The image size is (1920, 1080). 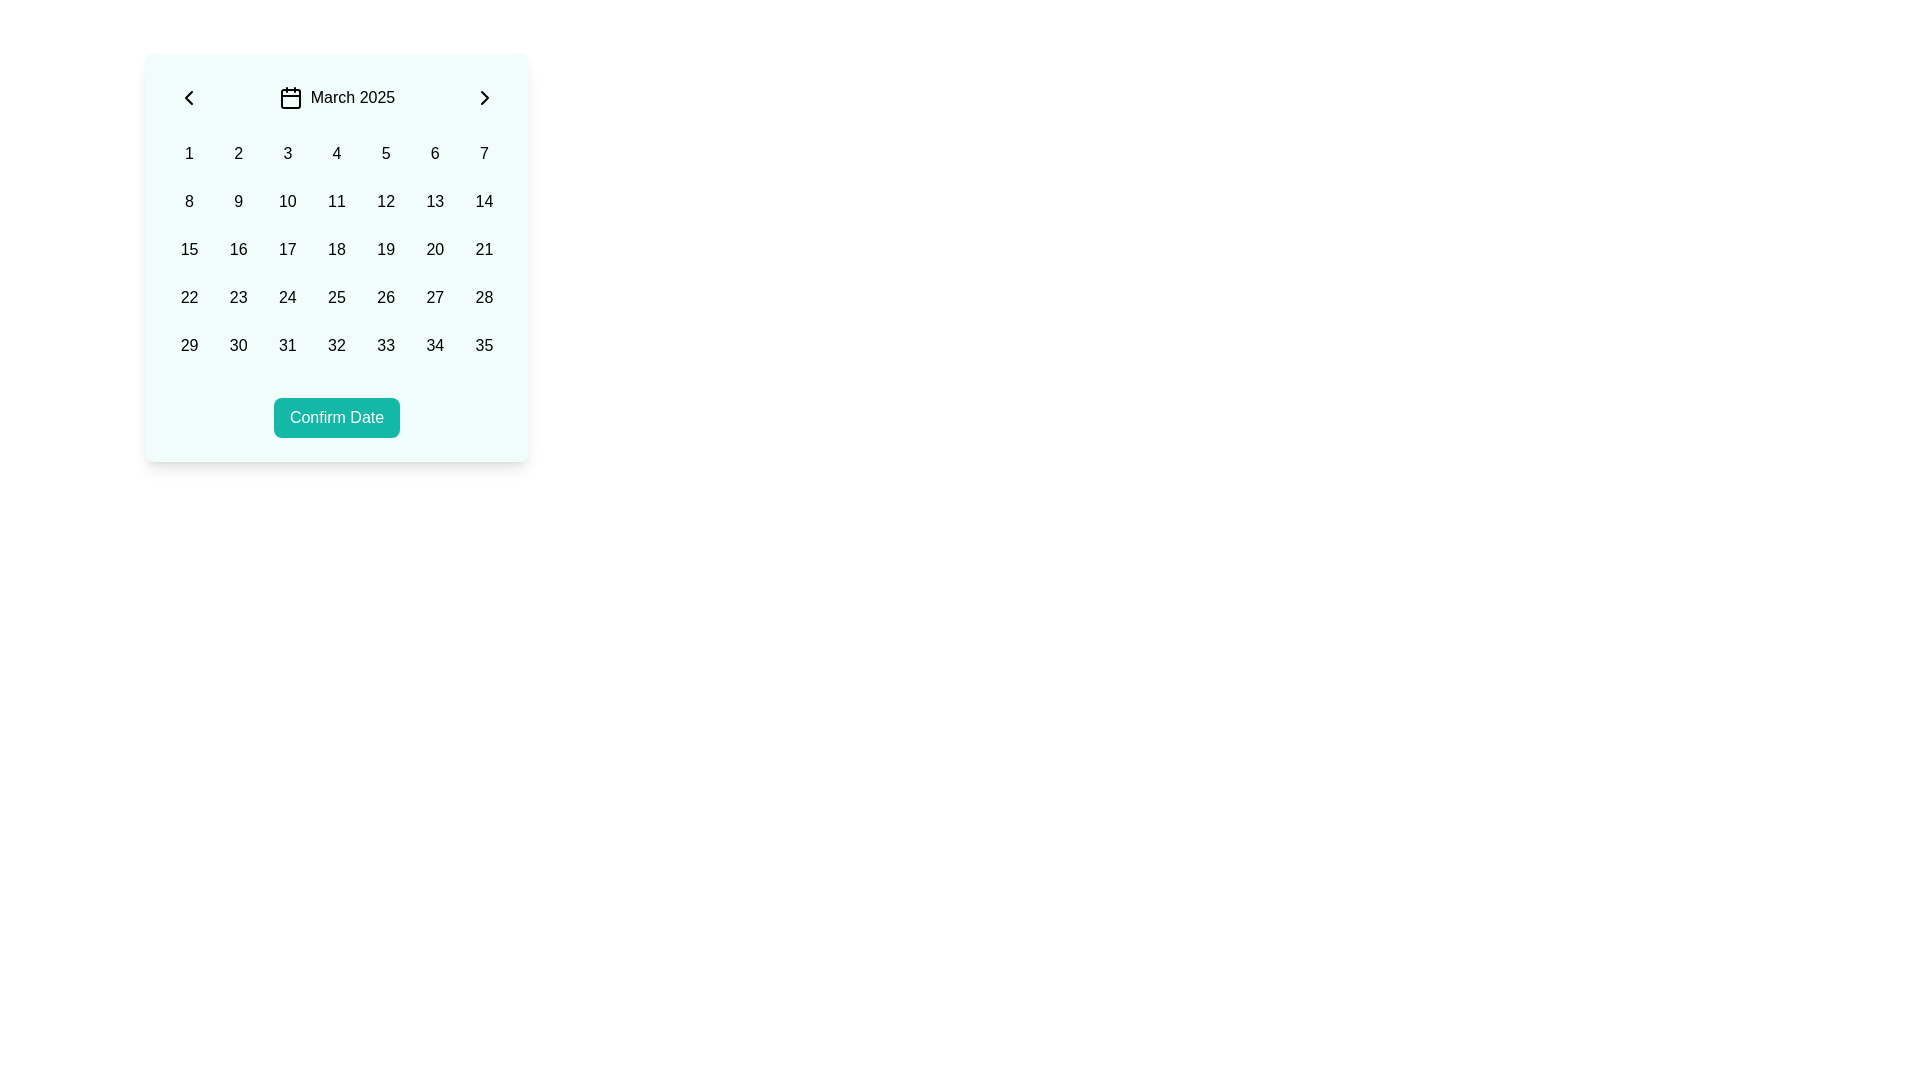 I want to click on the interactive box located in the second row and second column of the grid layout for accessibility actions, so click(x=238, y=201).